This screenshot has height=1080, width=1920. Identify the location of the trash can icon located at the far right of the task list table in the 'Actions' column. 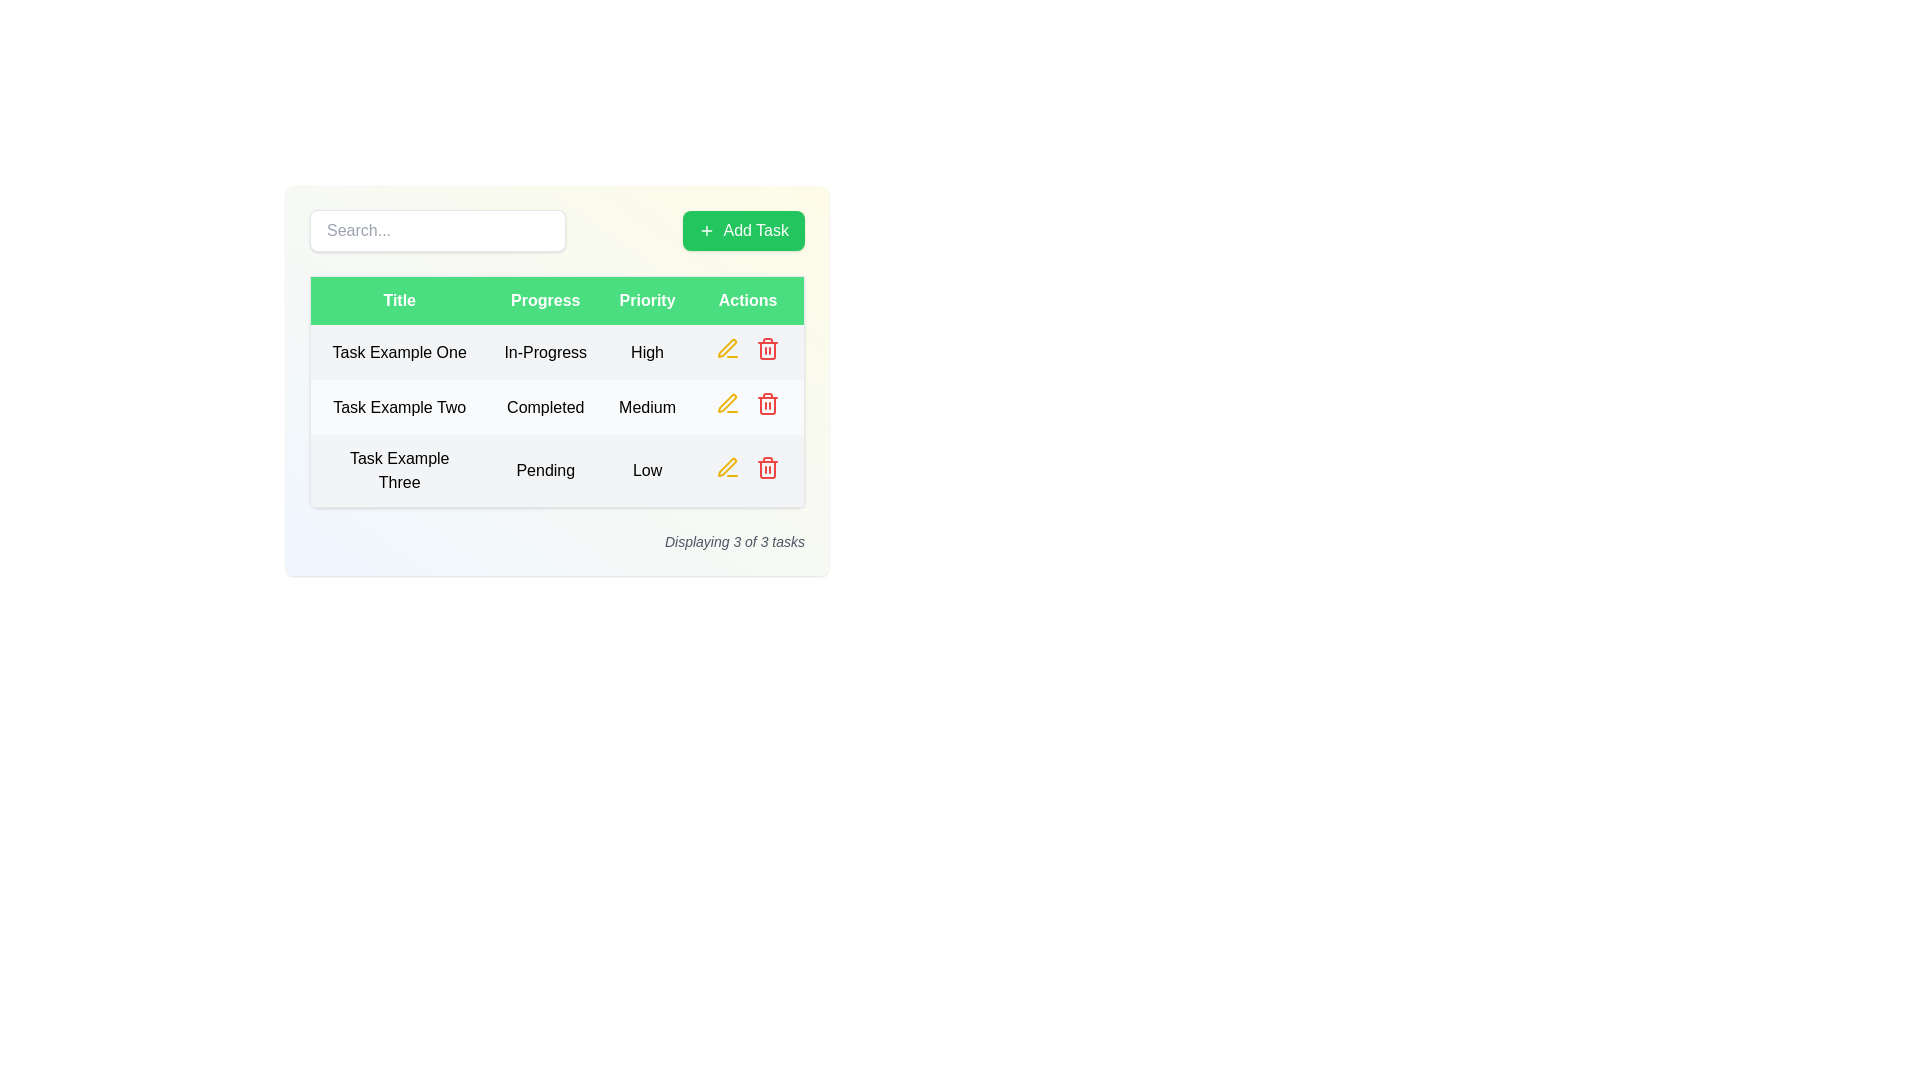
(767, 350).